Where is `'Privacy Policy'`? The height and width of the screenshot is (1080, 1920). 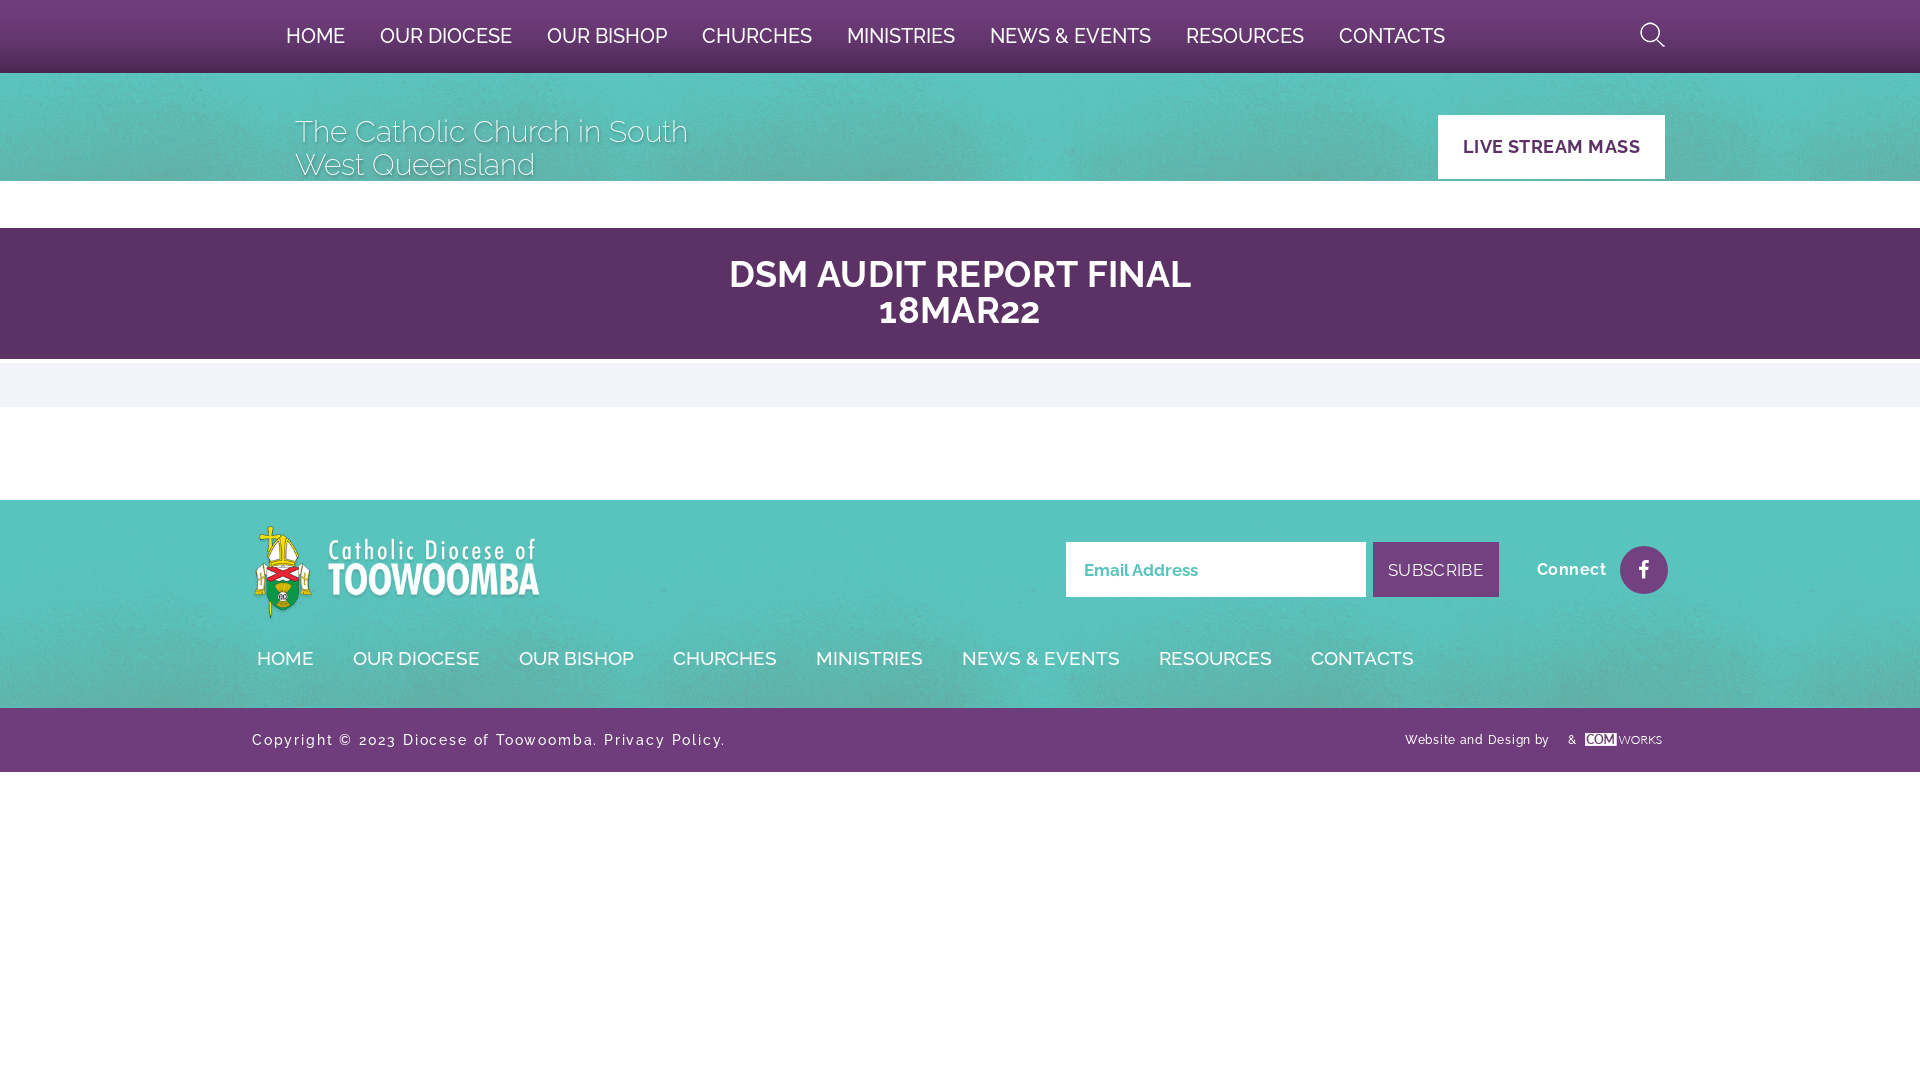 'Privacy Policy' is located at coordinates (662, 740).